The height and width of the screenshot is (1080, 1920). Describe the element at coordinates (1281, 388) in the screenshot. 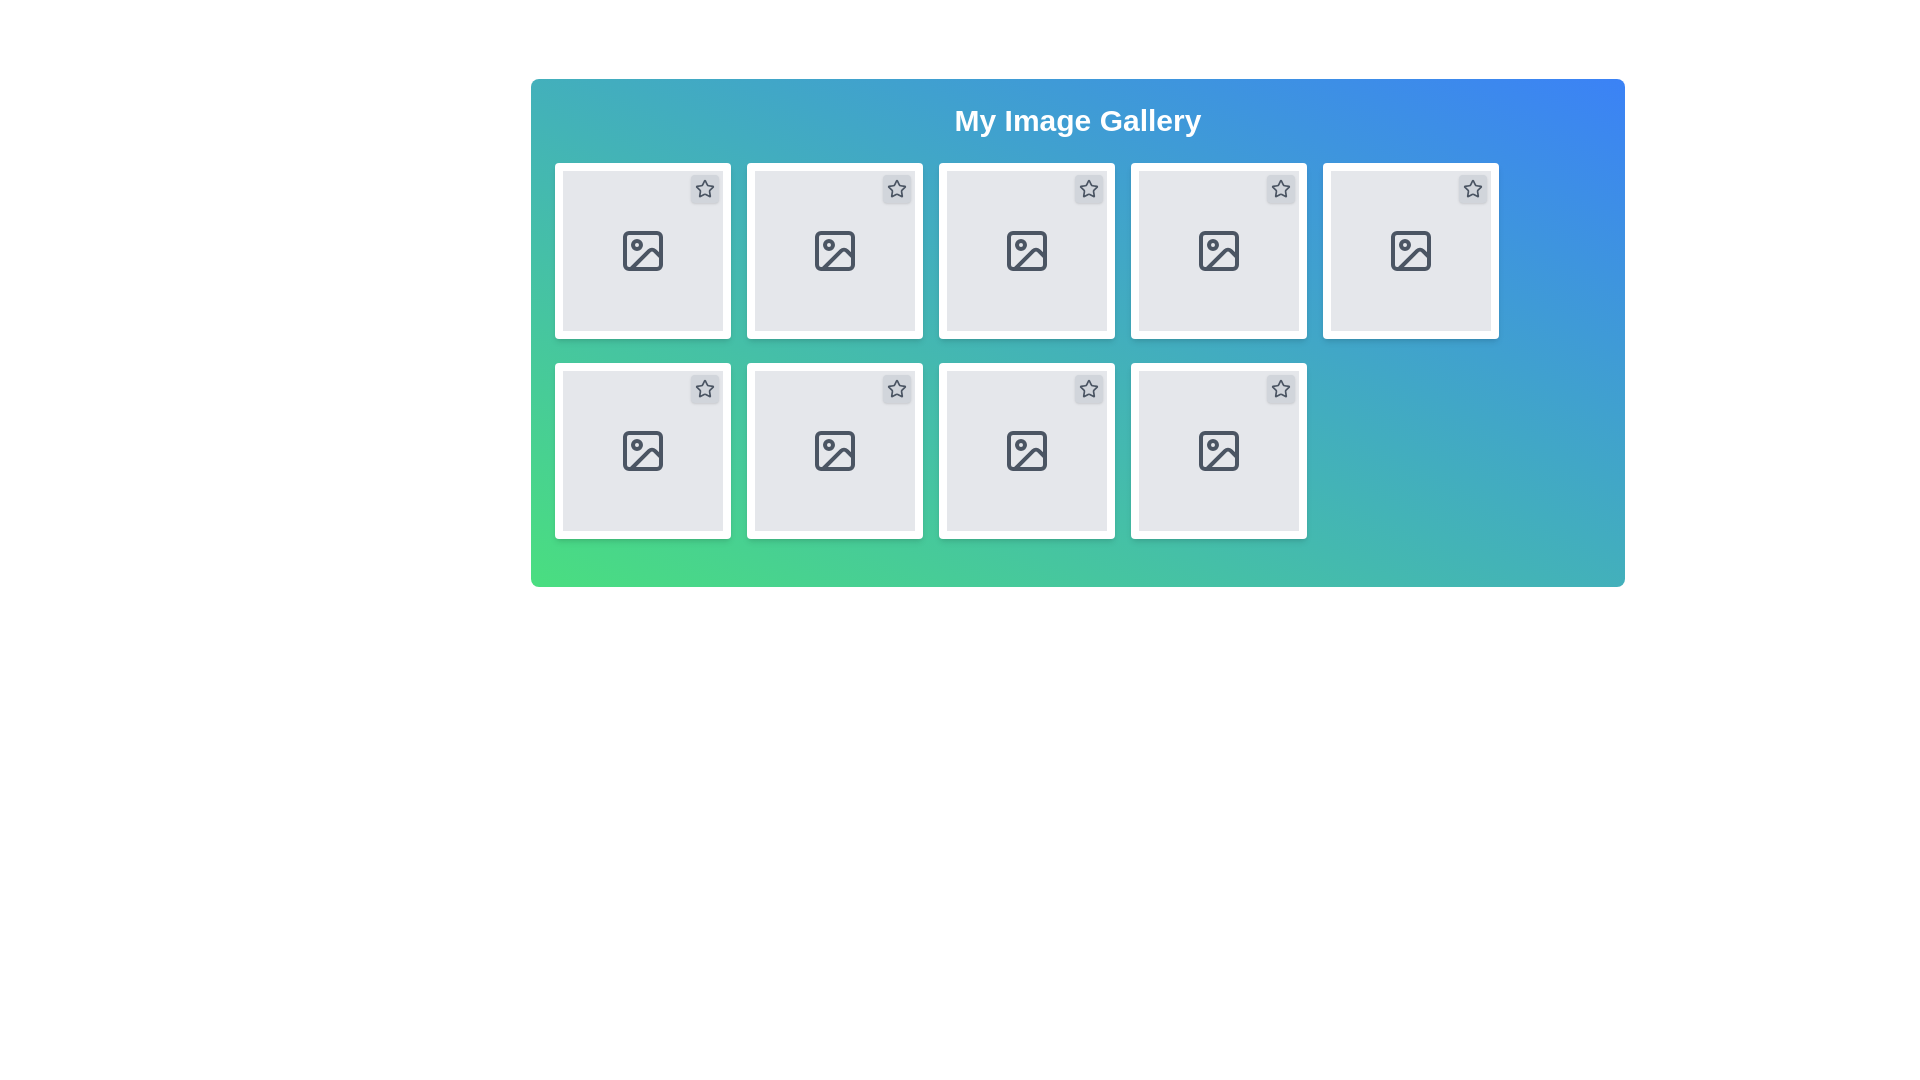

I see `the star-shaped icon located in the top-right corner of the 8th image card in the gallery` at that location.